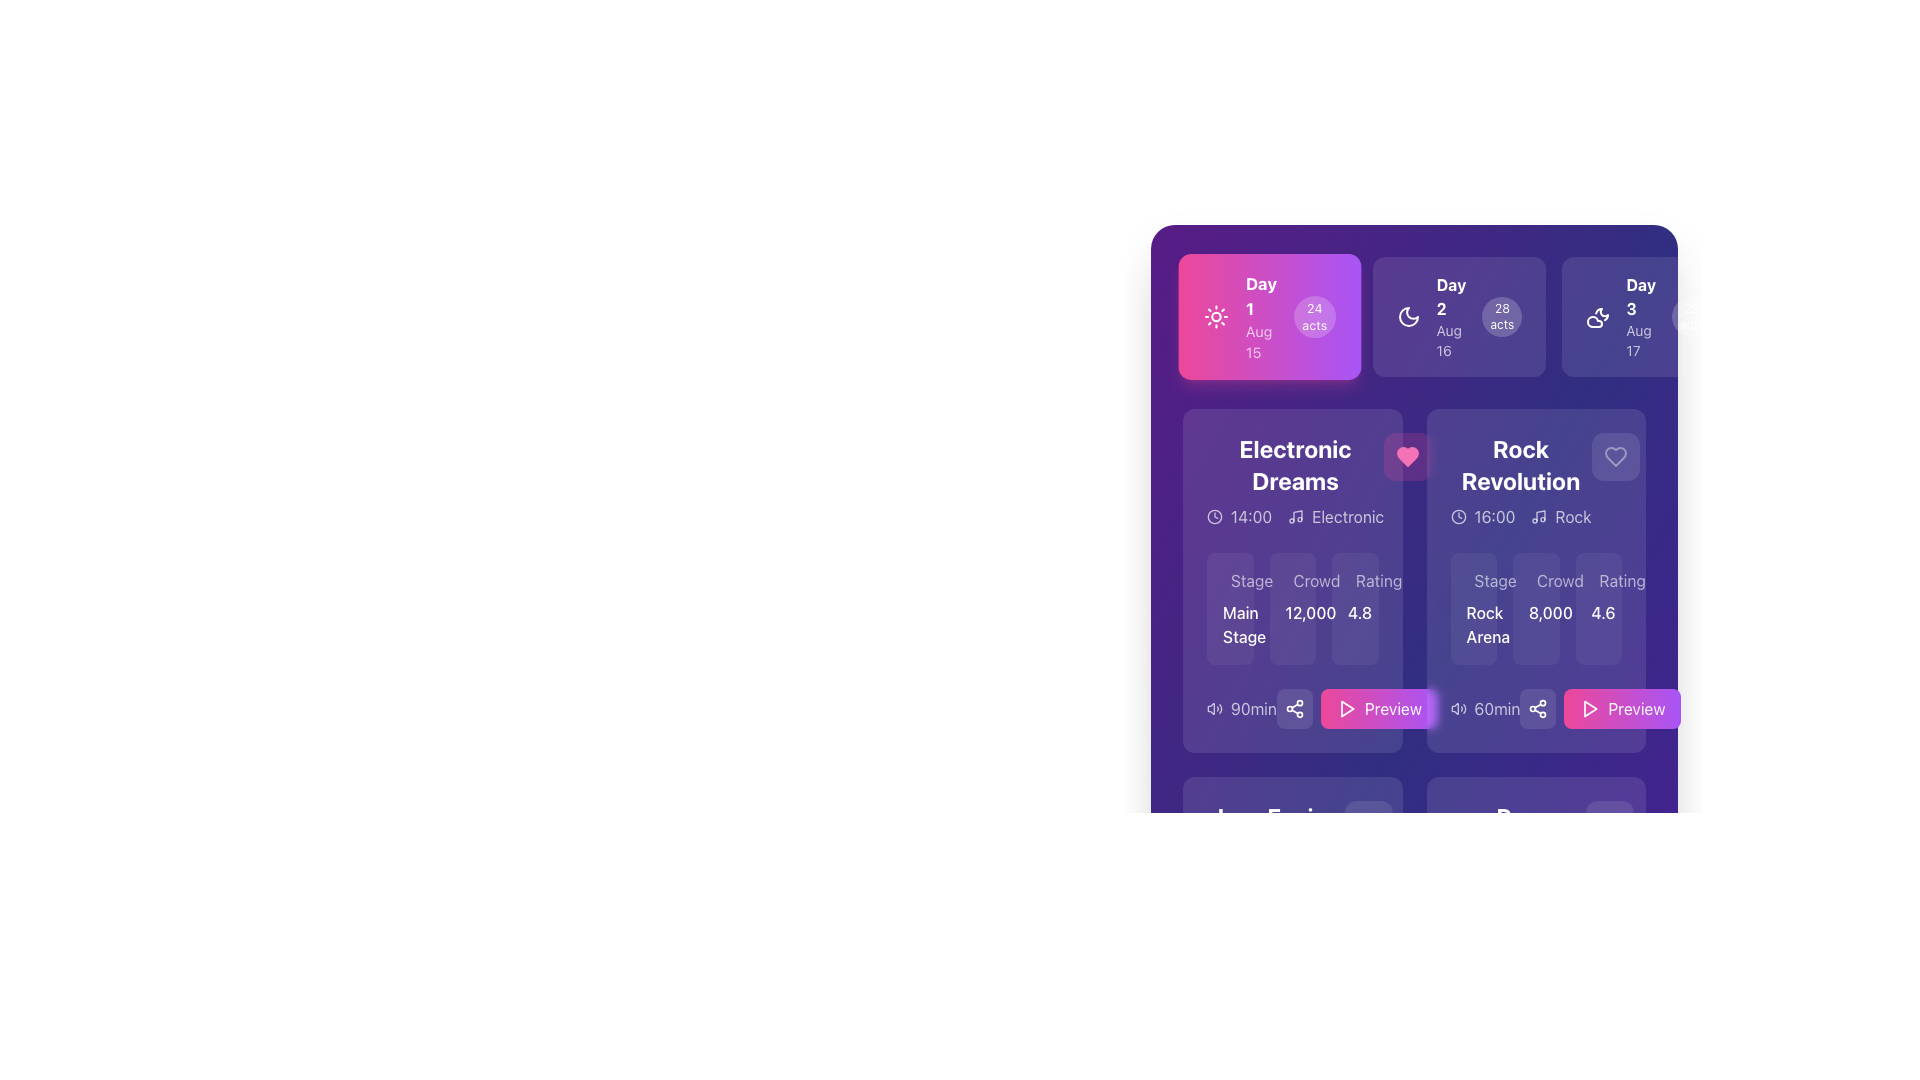 This screenshot has height=1080, width=1920. What do you see at coordinates (1588, 708) in the screenshot?
I see `the play icon located at the center of the 'Preview' button, which is the lower-right action button under the 'Rock Revolution' card, to initiate playback` at bounding box center [1588, 708].